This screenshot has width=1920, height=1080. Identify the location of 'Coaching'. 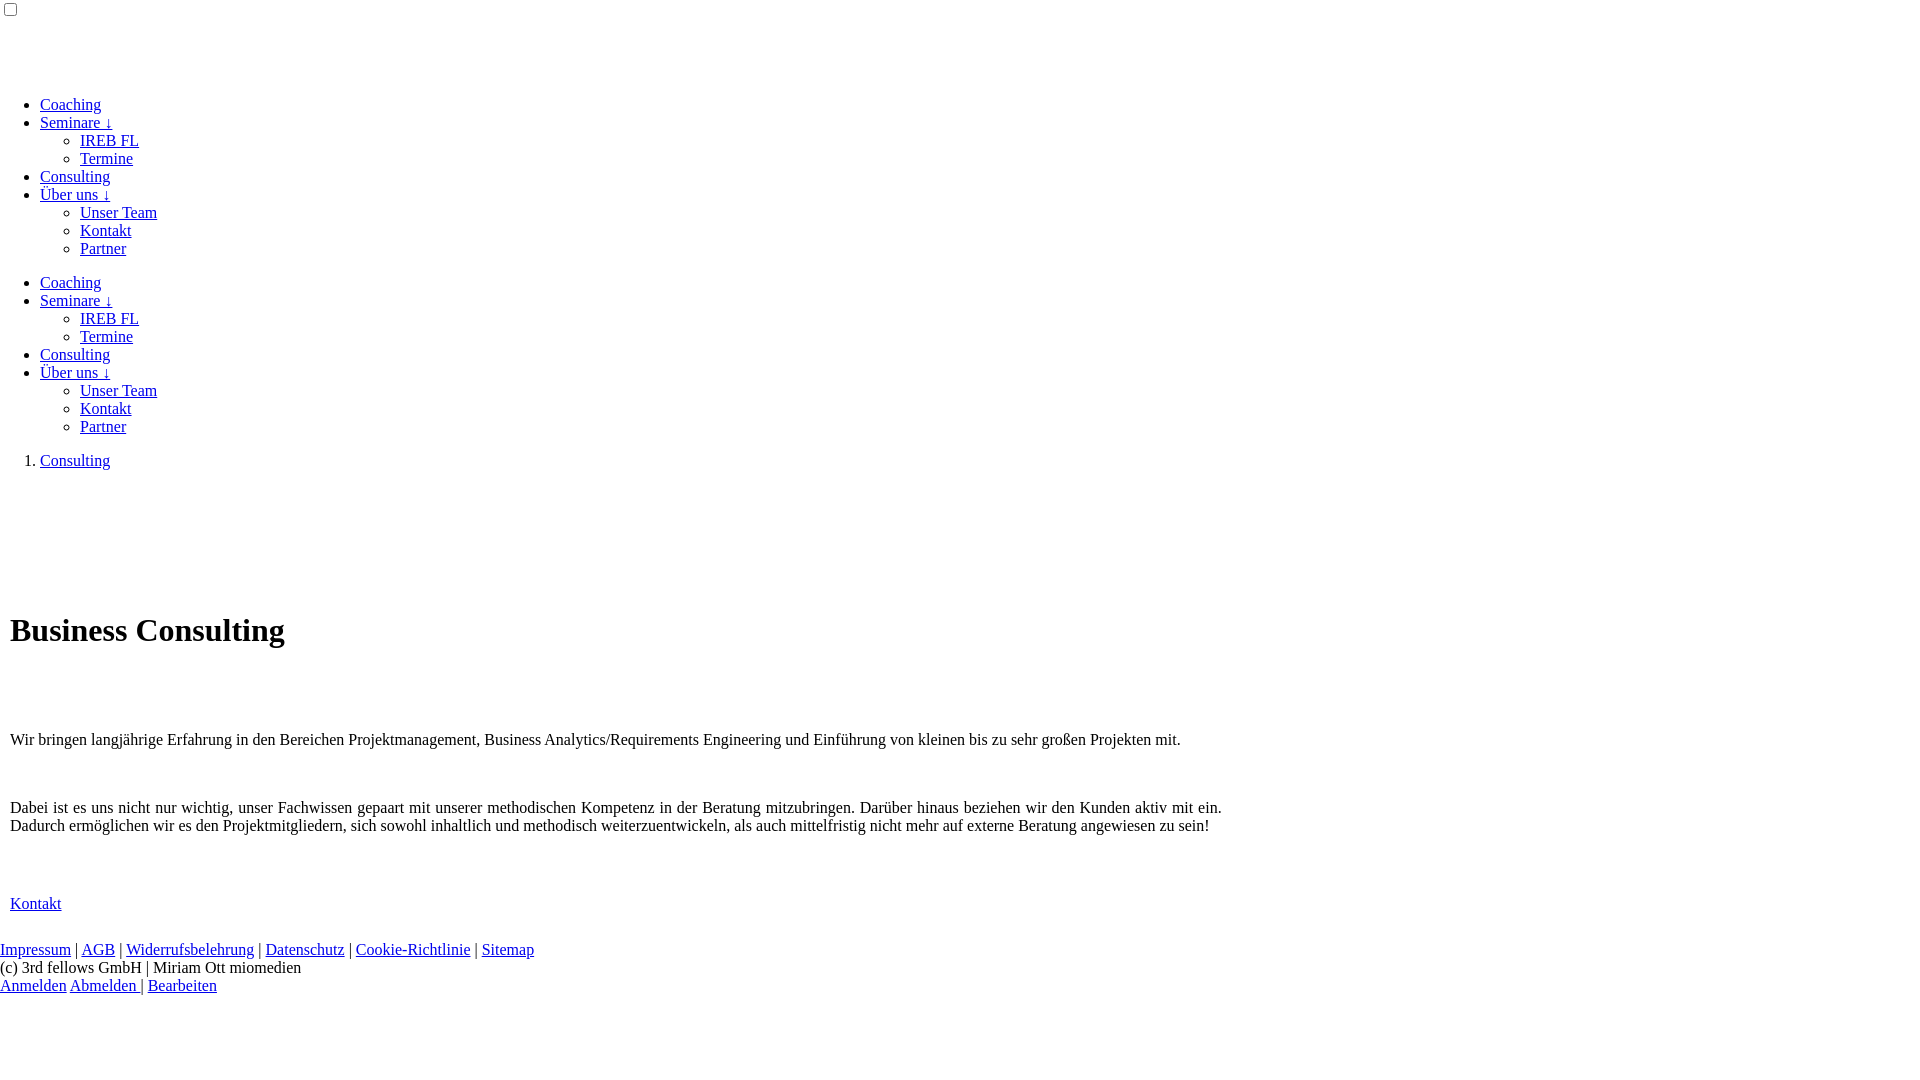
(70, 104).